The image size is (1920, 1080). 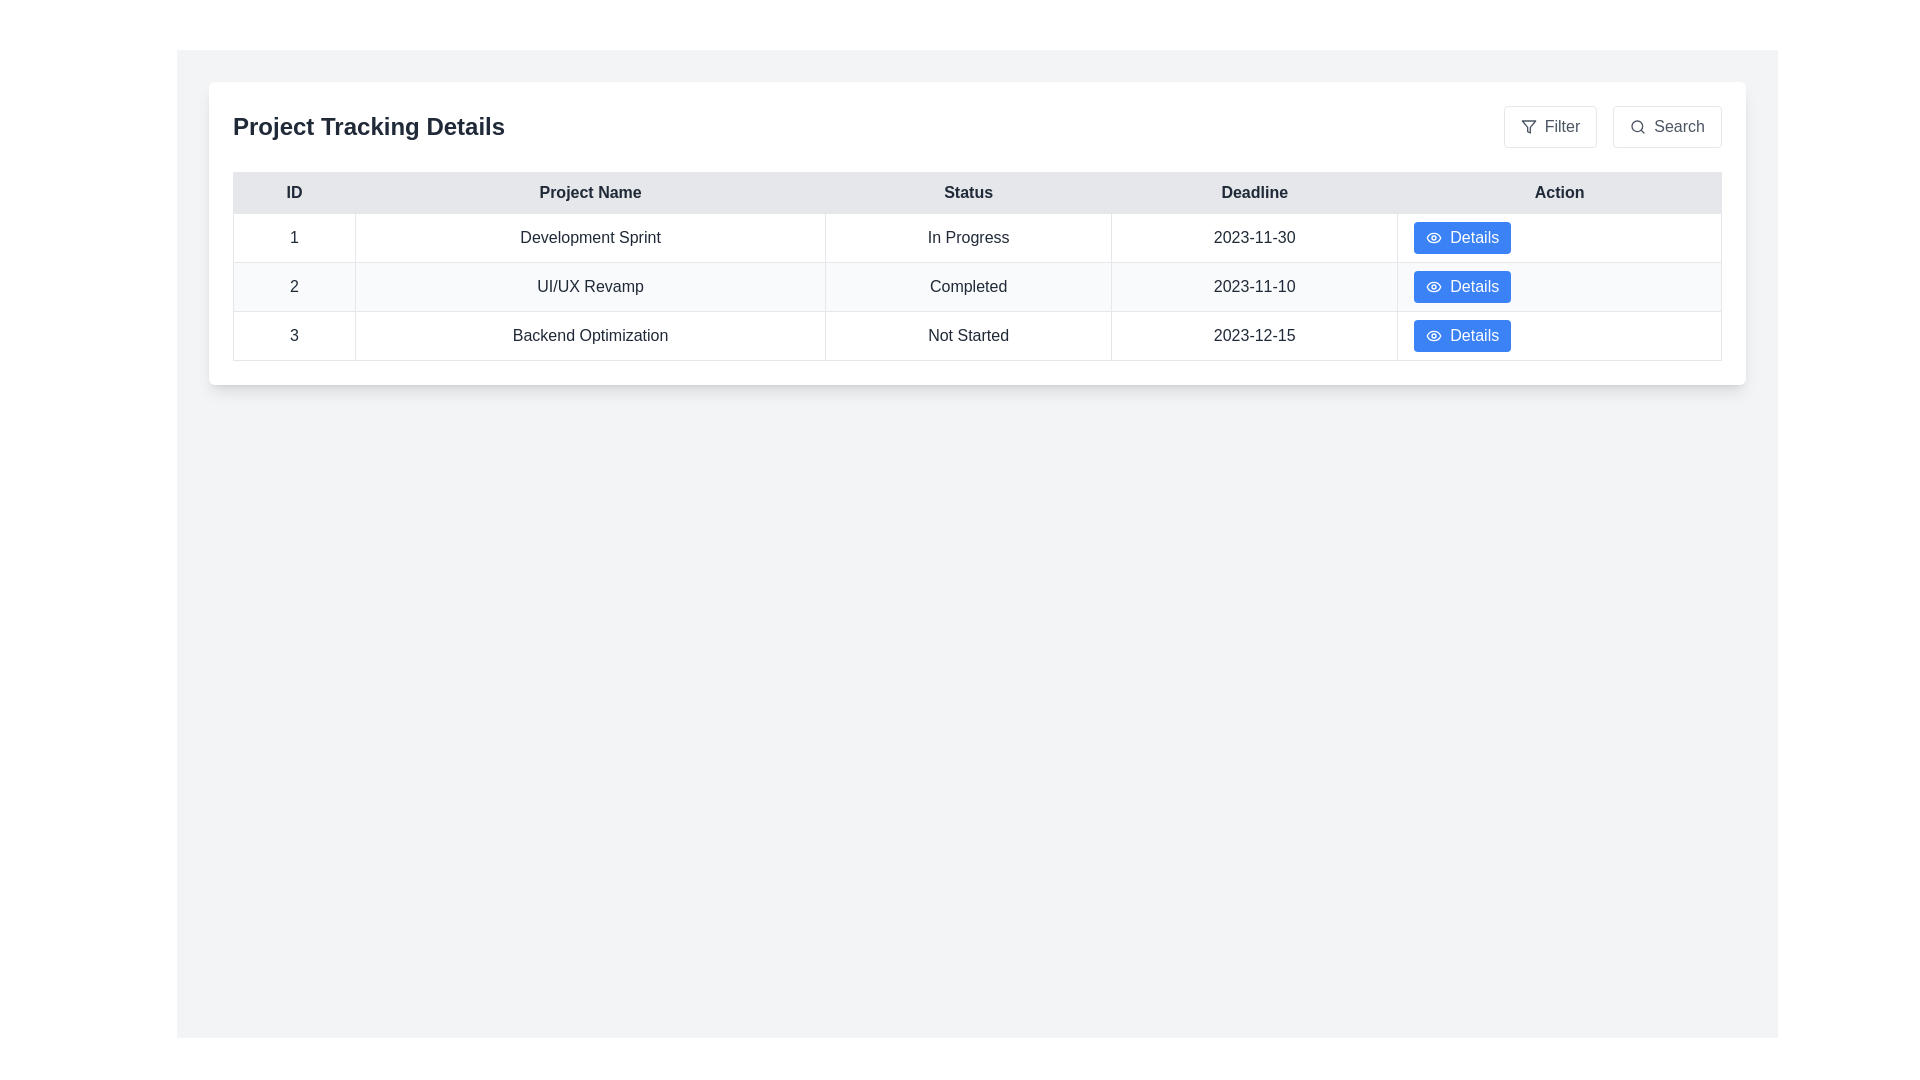 What do you see at coordinates (1462, 334) in the screenshot?
I see `the 'Details' button associated with the 'Backend Optimization' project in the bottom row of the 'Action' column` at bounding box center [1462, 334].